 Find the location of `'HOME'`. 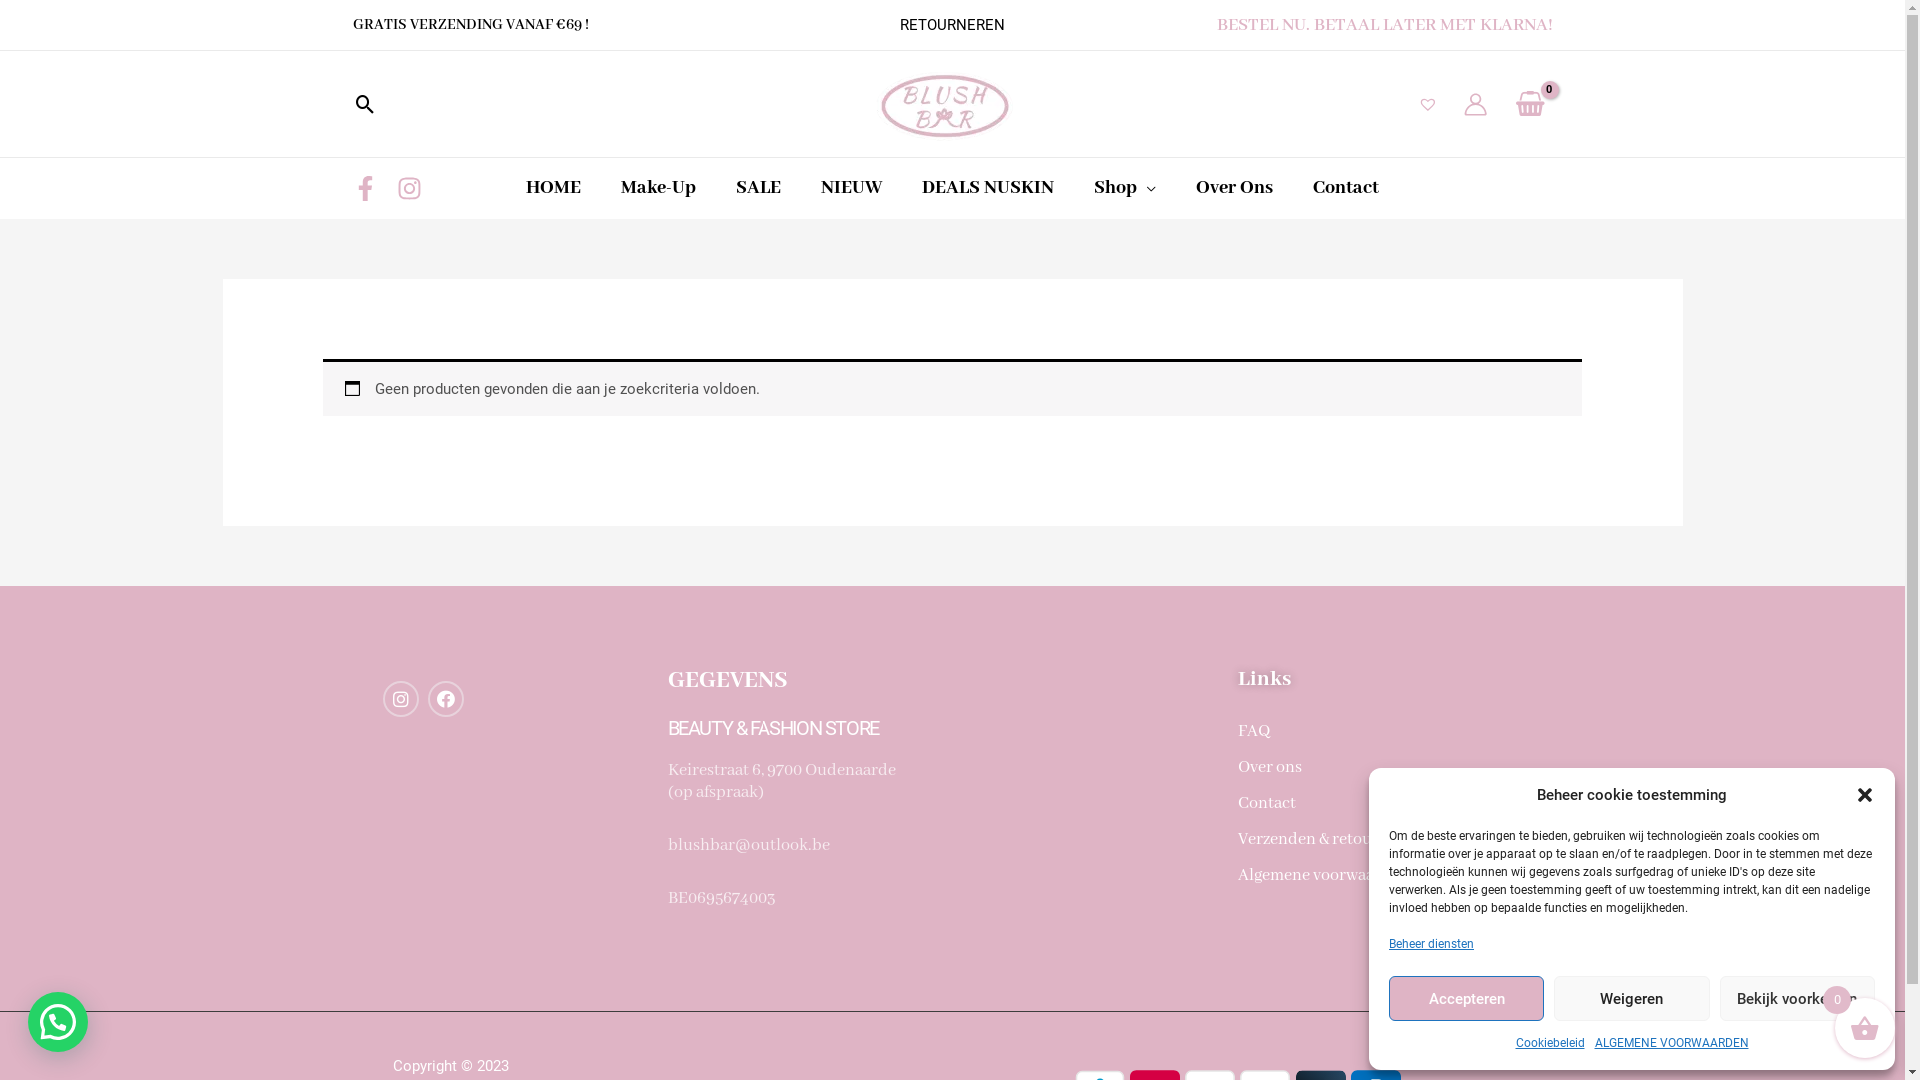

'HOME' is located at coordinates (553, 188).